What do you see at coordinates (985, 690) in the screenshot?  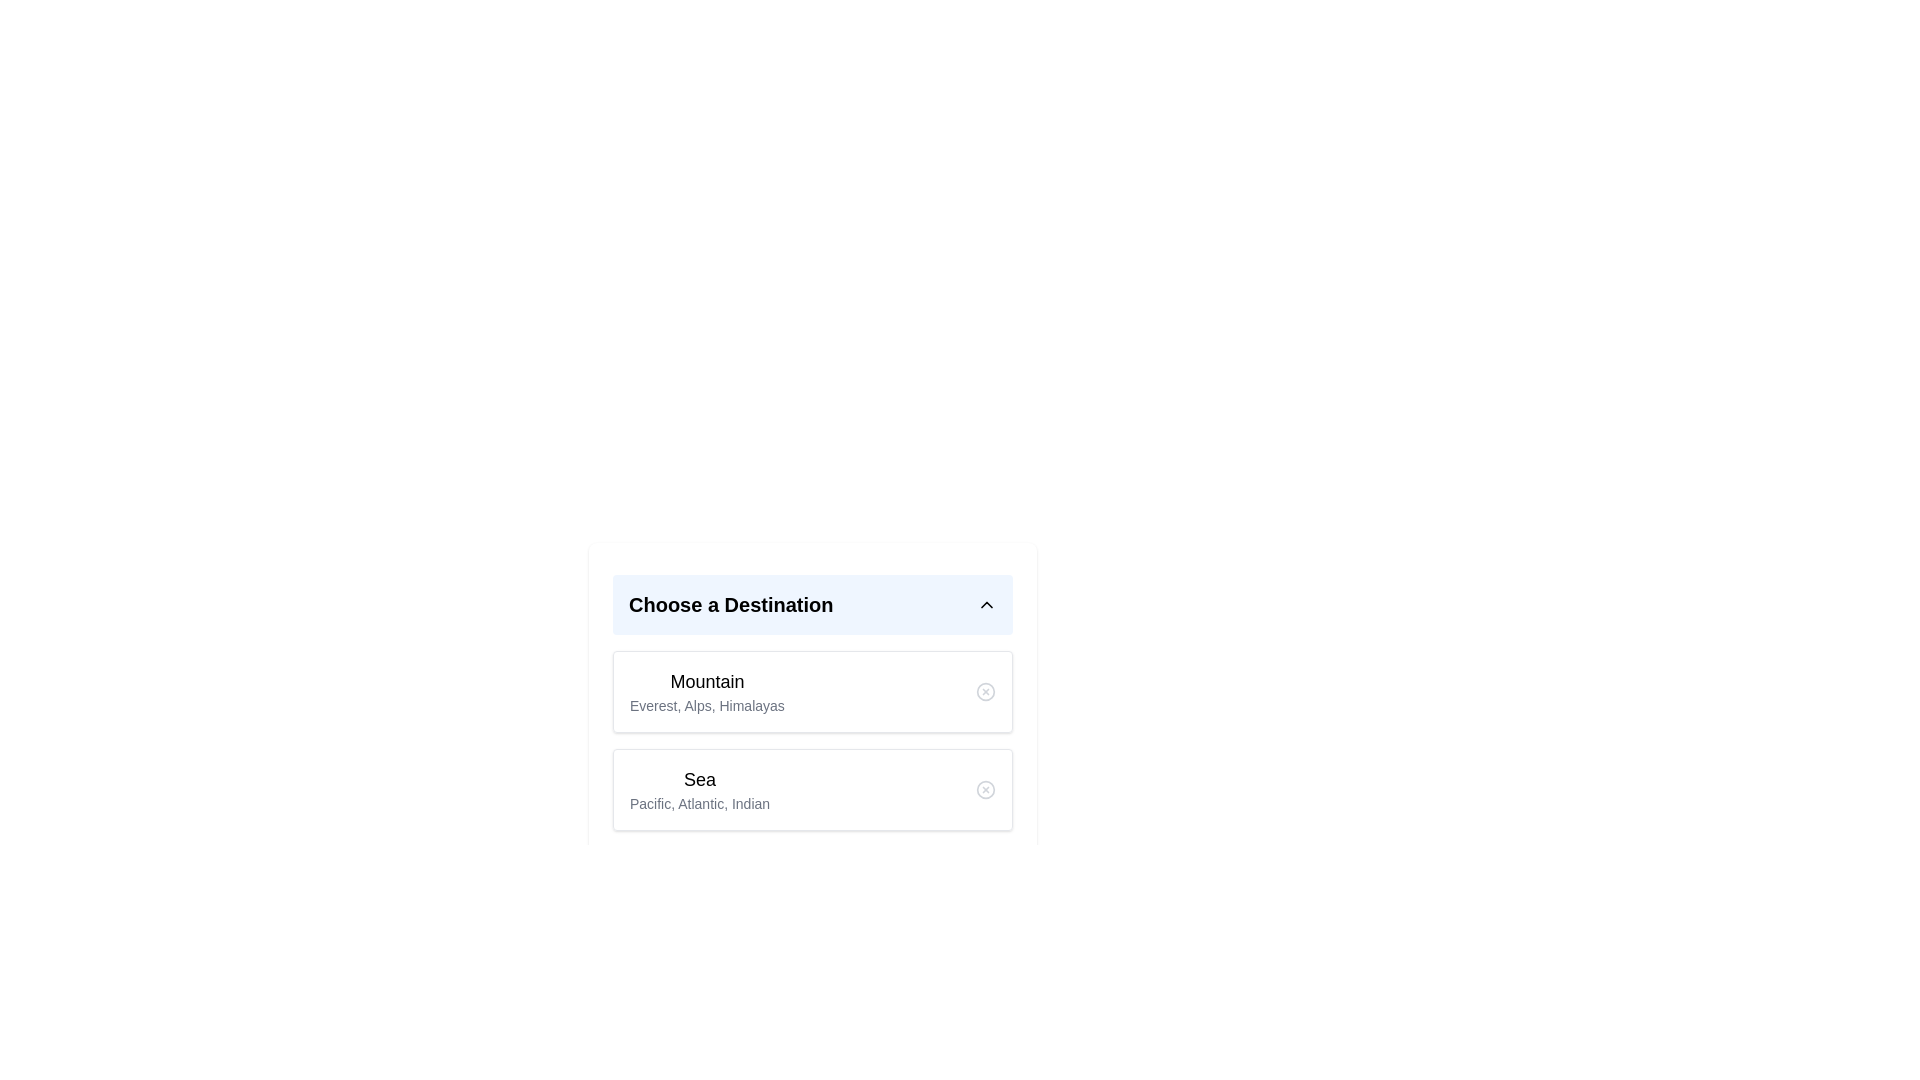 I see `the SVG circle icon associated with the 'Mountain' list item in the 'Choose a Destination' dropdown menu` at bounding box center [985, 690].